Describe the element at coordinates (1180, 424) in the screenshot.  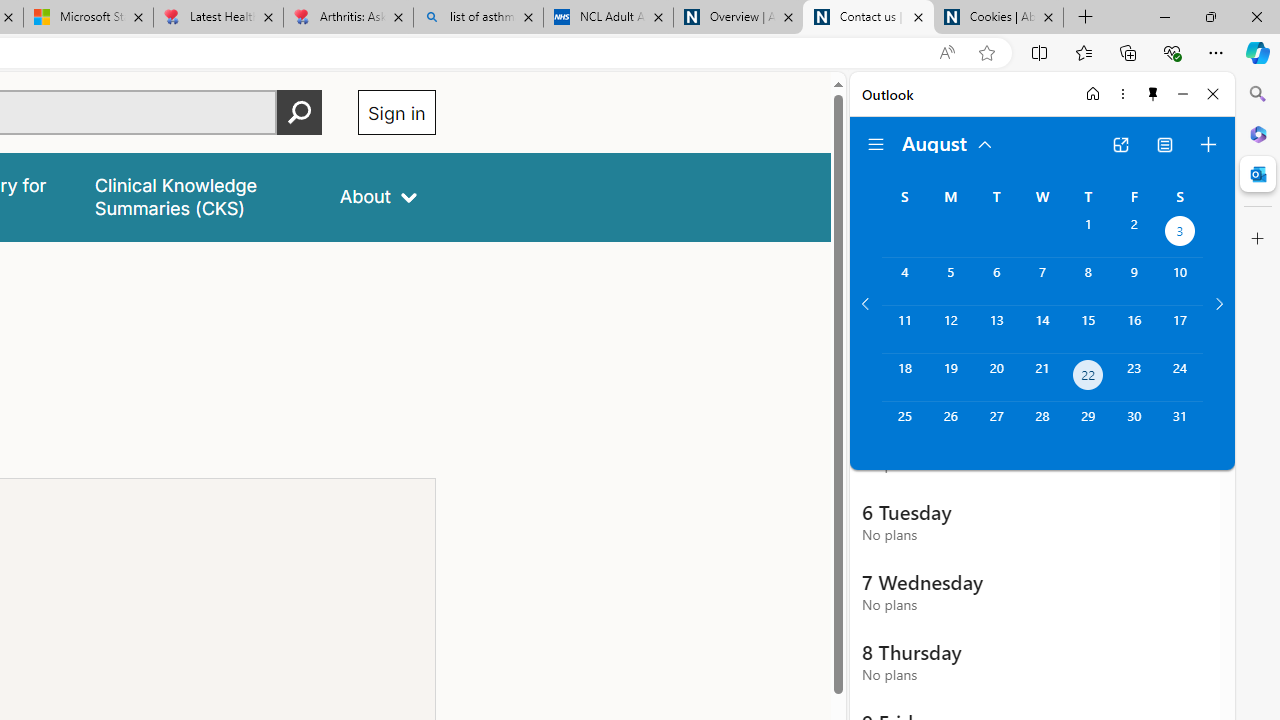
I see `'Saturday, August 31, 2024. '` at that location.